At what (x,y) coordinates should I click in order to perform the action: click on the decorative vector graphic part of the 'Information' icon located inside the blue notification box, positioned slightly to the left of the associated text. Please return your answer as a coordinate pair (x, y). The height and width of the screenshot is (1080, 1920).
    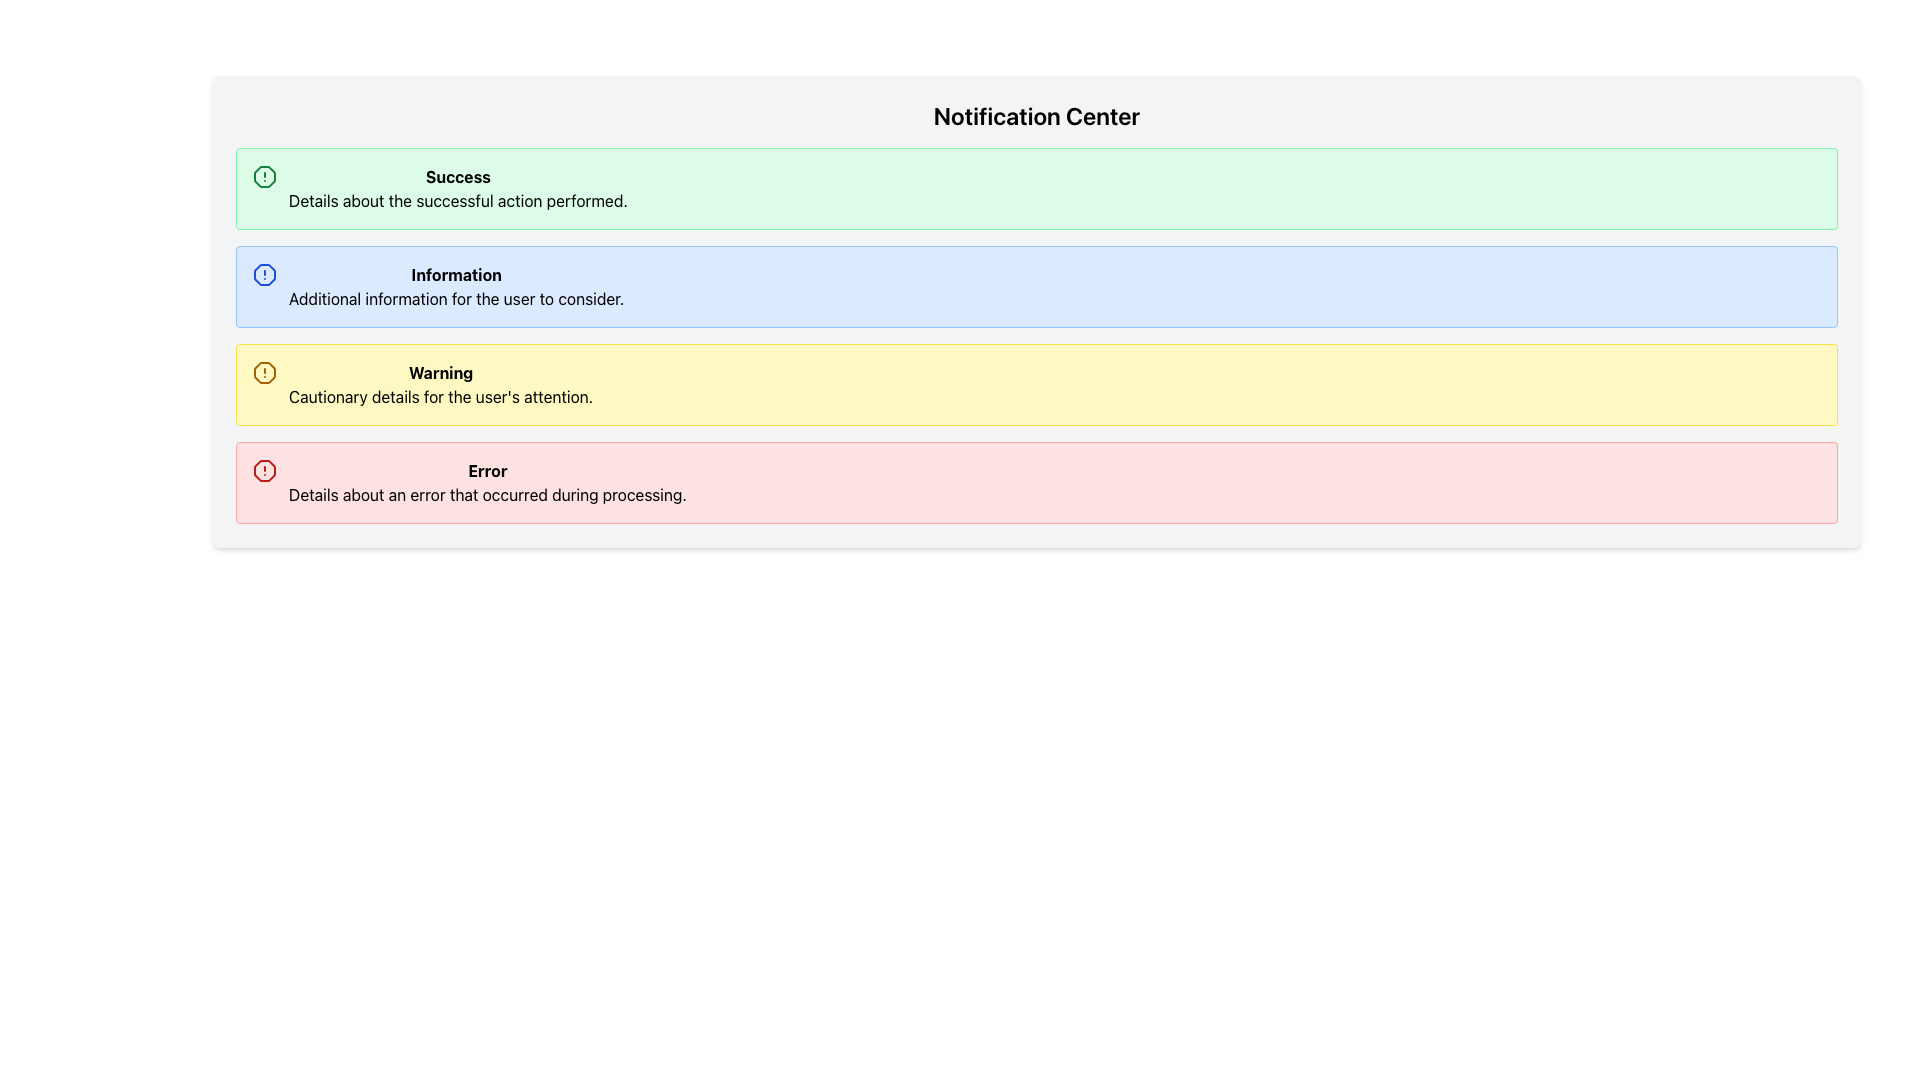
    Looking at the image, I should click on (263, 274).